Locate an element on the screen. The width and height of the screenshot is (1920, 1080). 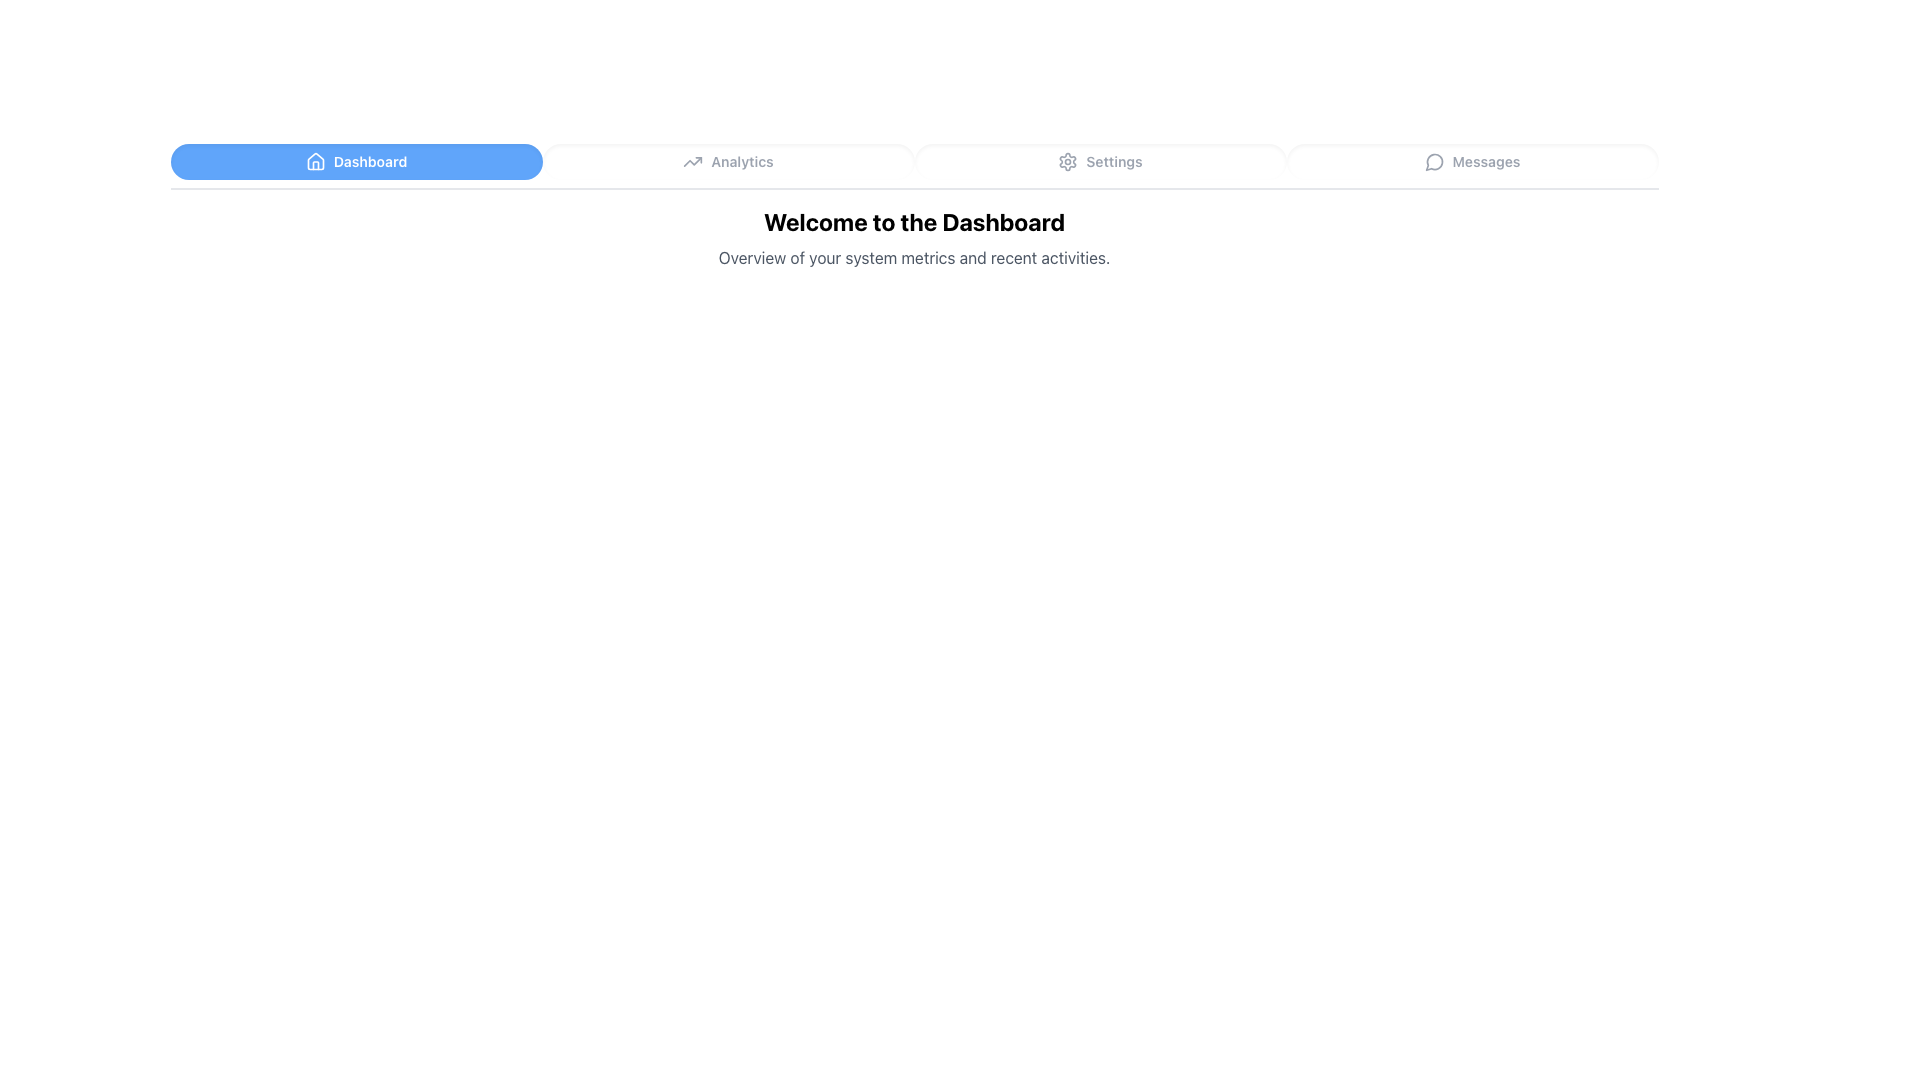
the 'Messages' icon located in the top navigation bar is located at coordinates (1433, 161).